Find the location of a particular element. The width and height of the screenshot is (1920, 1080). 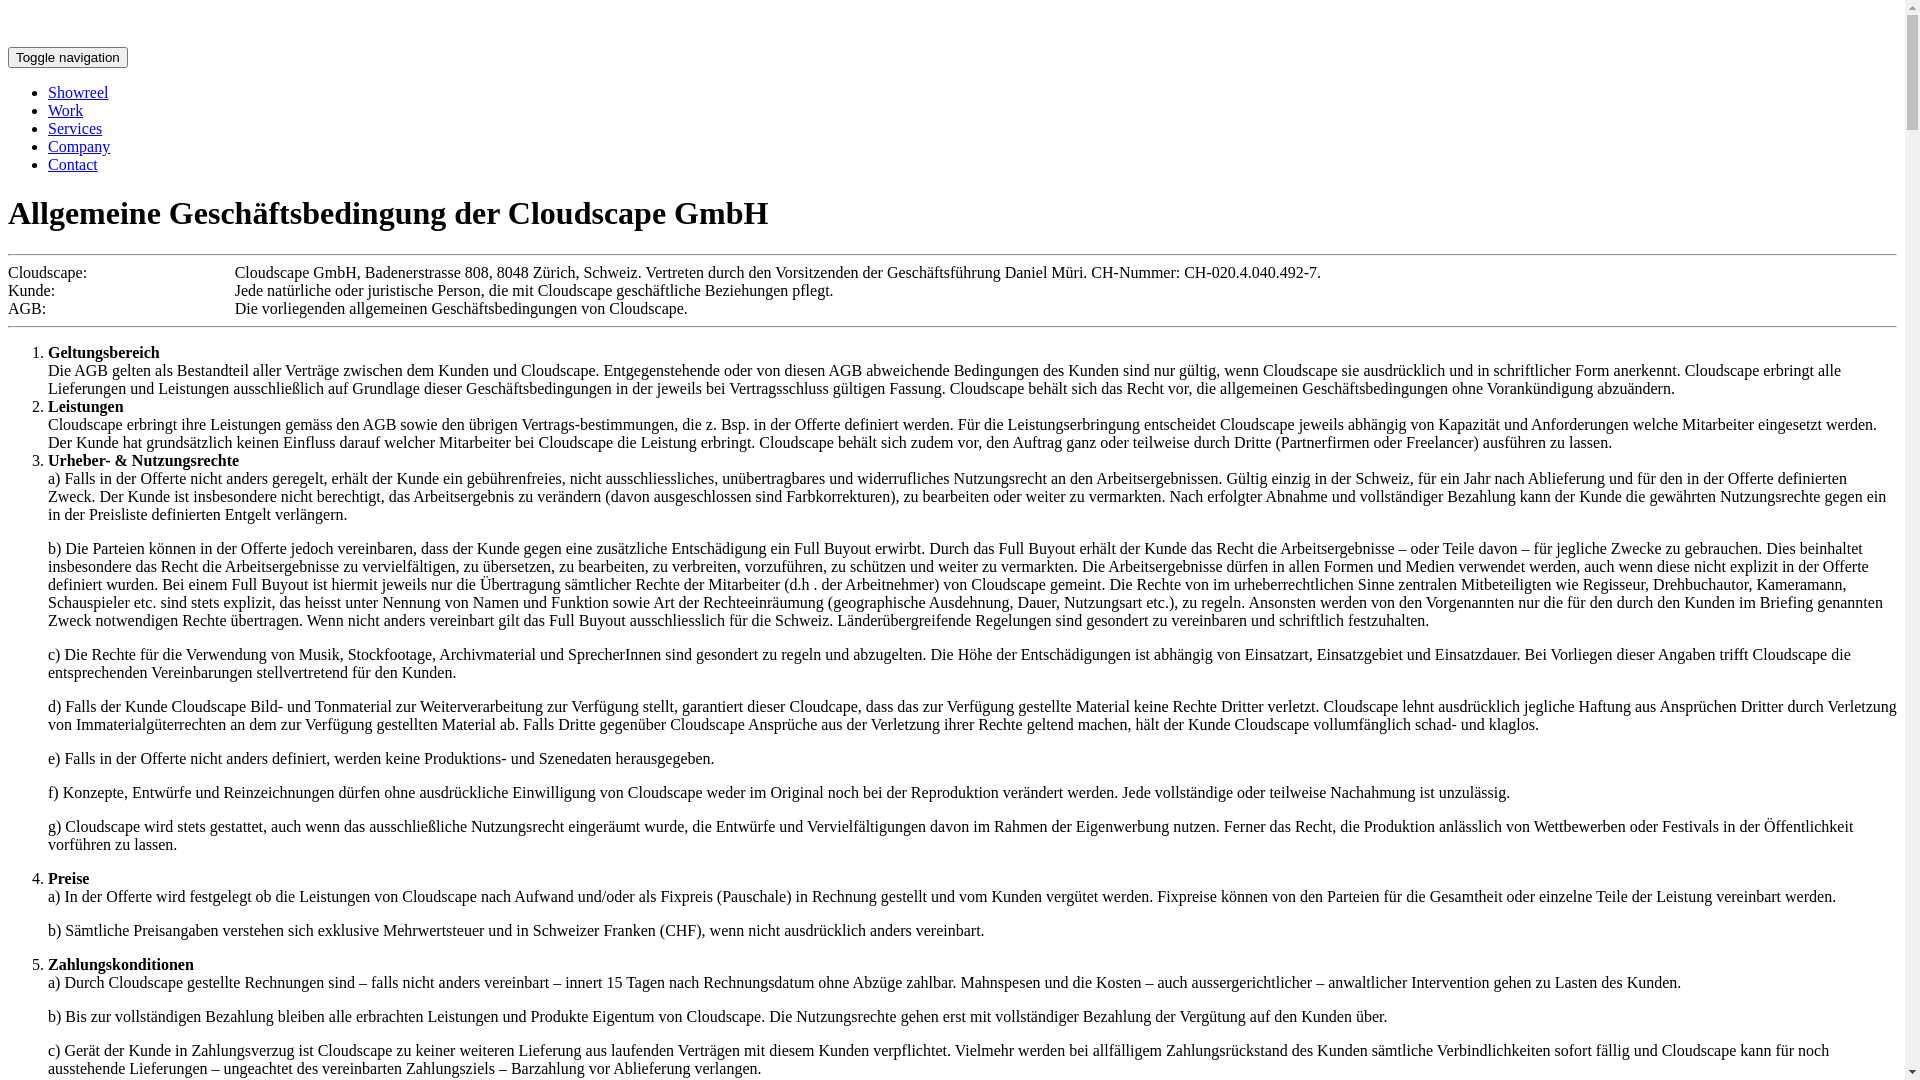

'Company' is located at coordinates (78, 145).